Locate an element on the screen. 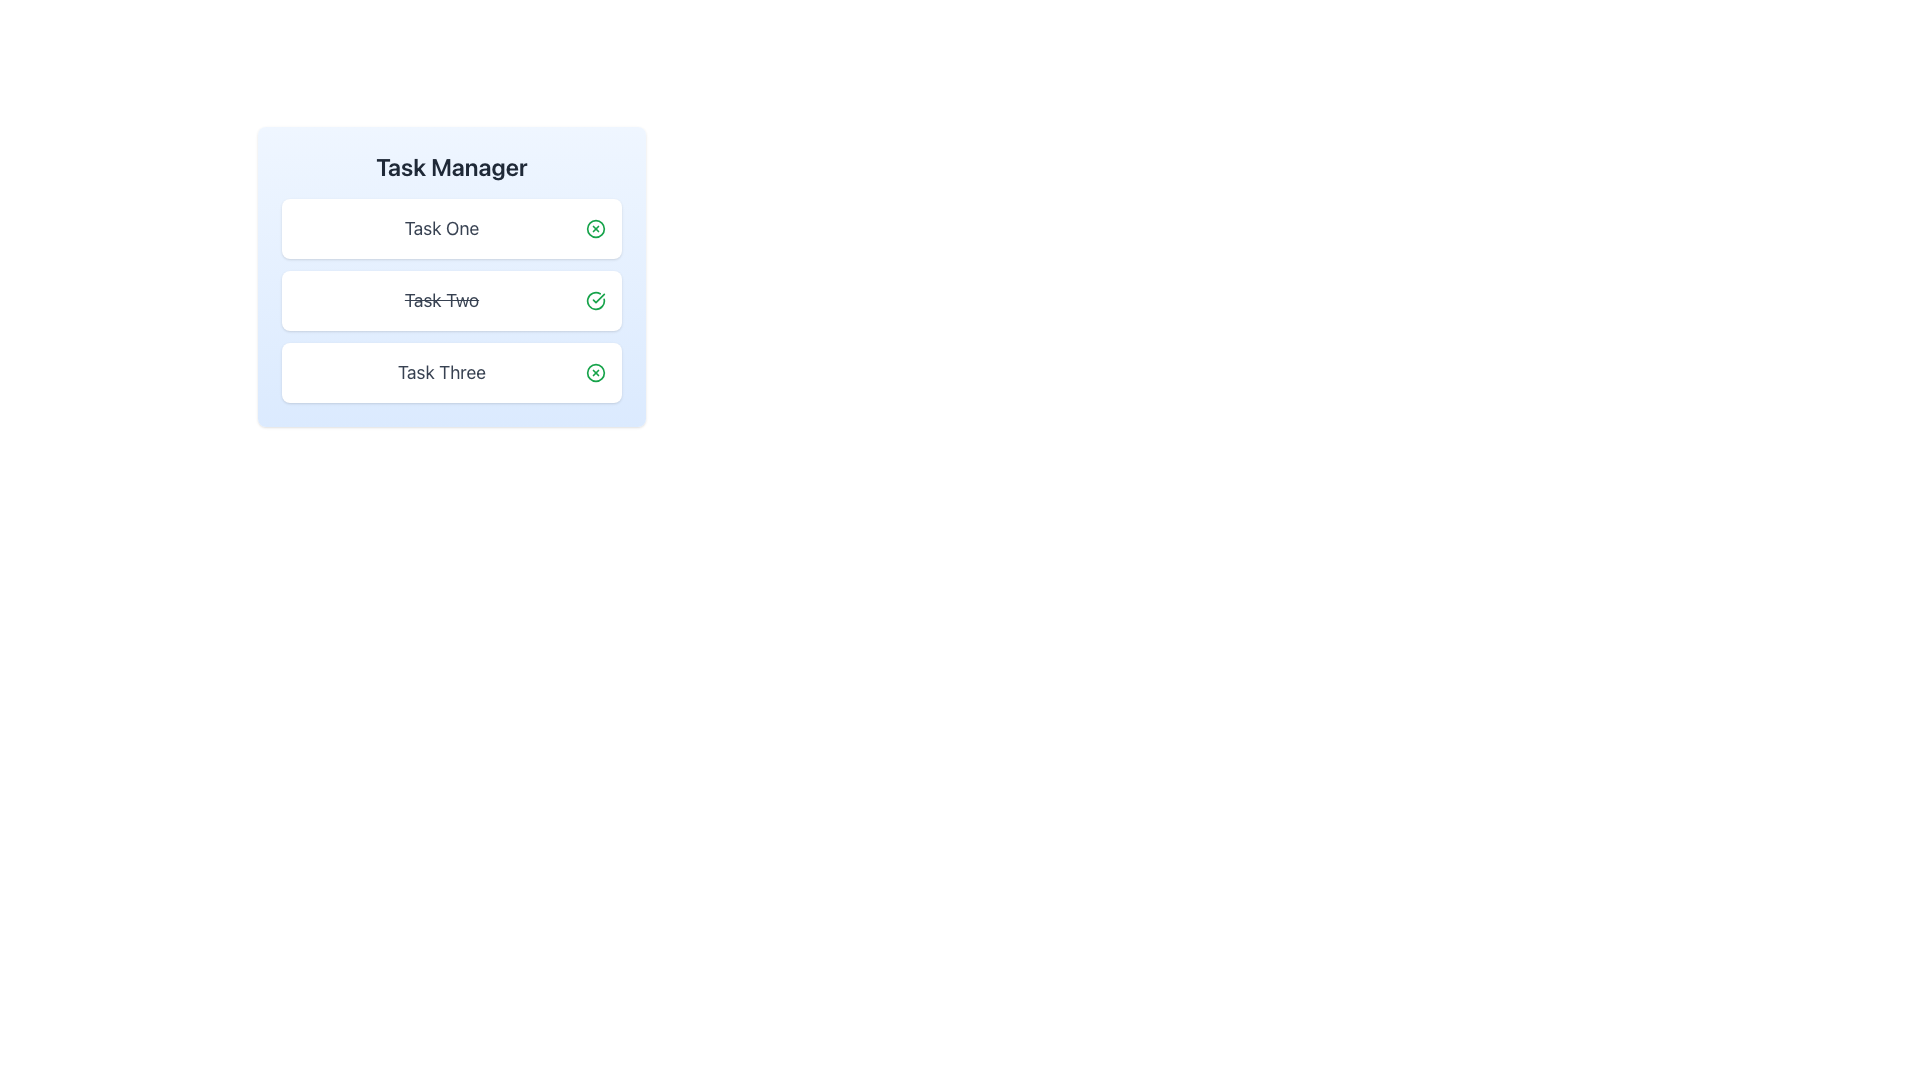  the details of the task represented by the card labeled 'Task Three', which is the third card in the vertical list within the 'Task Manager' is located at coordinates (450, 373).